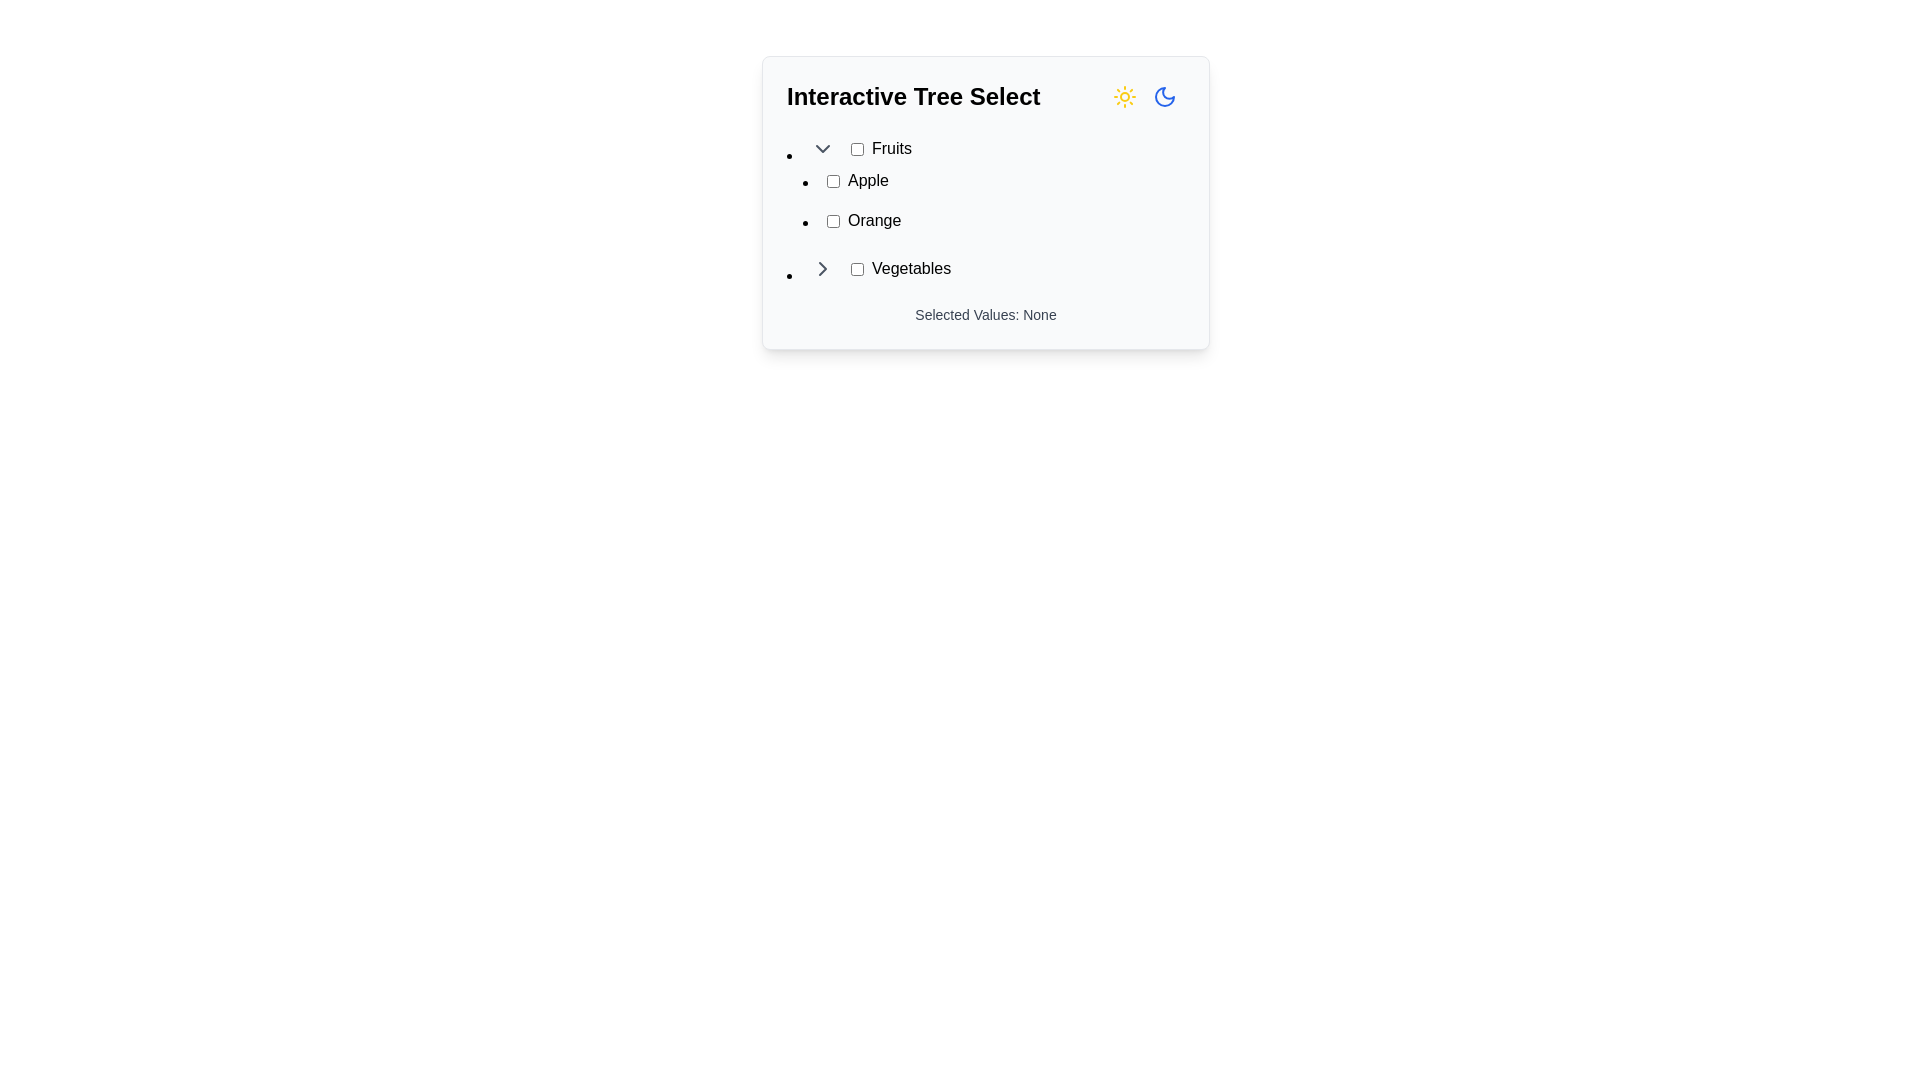  I want to click on the nighttime mode icon located to the right of the sun-shaped icon in the top-right corner of the card's header, so click(1165, 96).